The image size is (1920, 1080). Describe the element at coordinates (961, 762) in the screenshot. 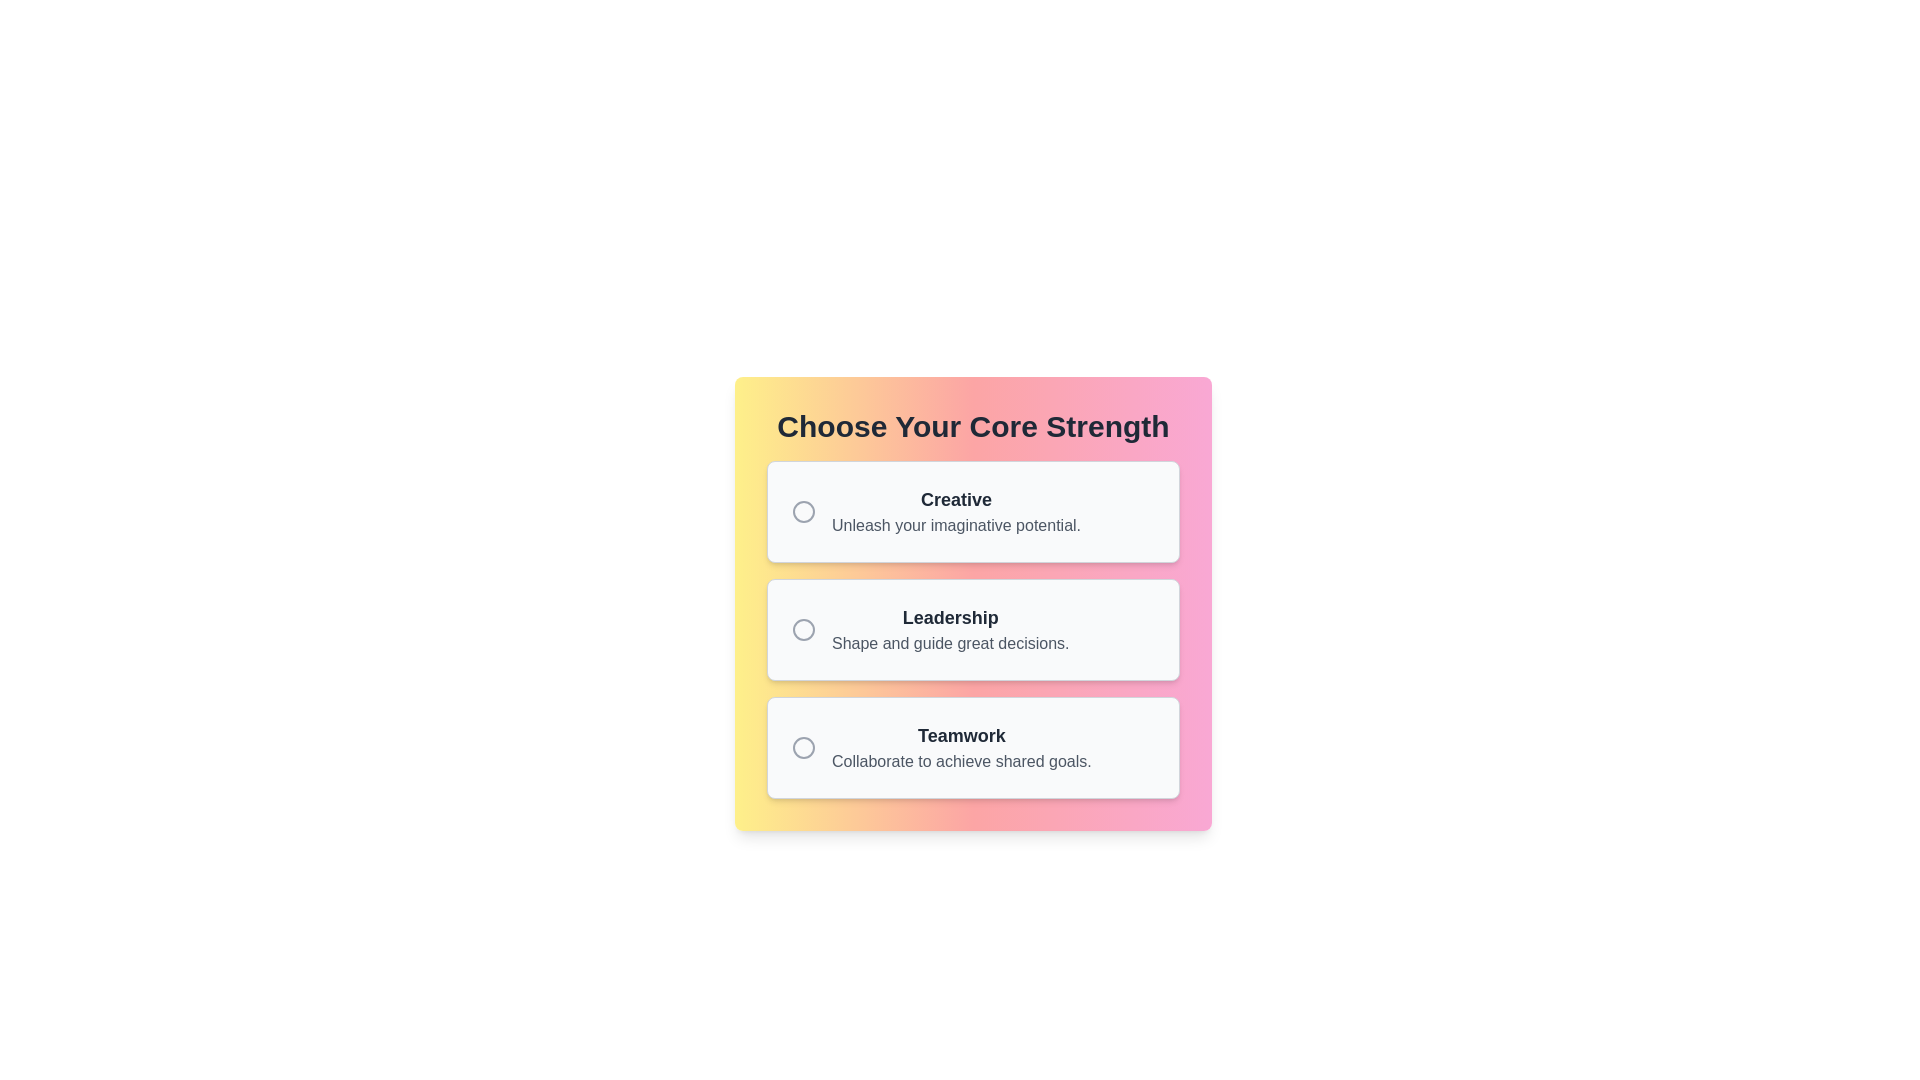

I see `descriptive label text located below the bolded header 'Teamwork' in the selection form card` at that location.